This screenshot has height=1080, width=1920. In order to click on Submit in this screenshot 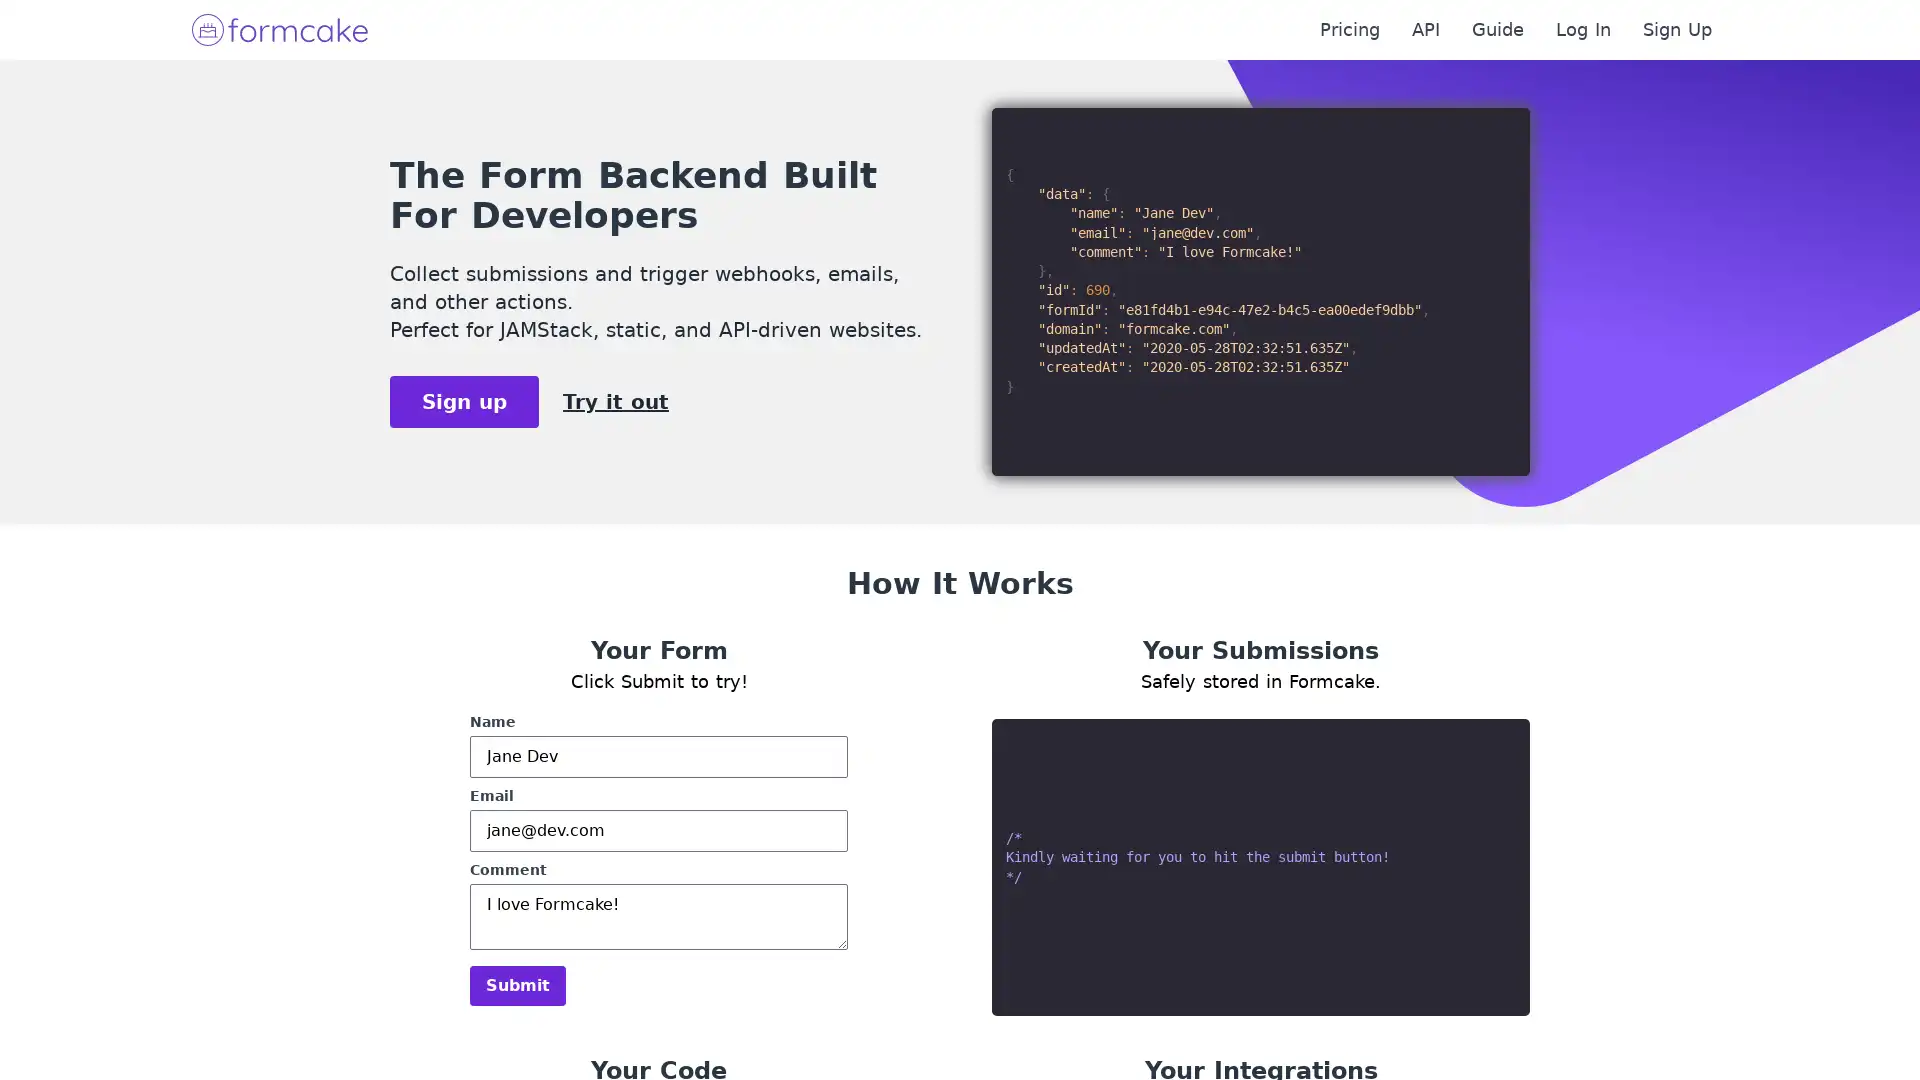, I will do `click(1063, 423)`.